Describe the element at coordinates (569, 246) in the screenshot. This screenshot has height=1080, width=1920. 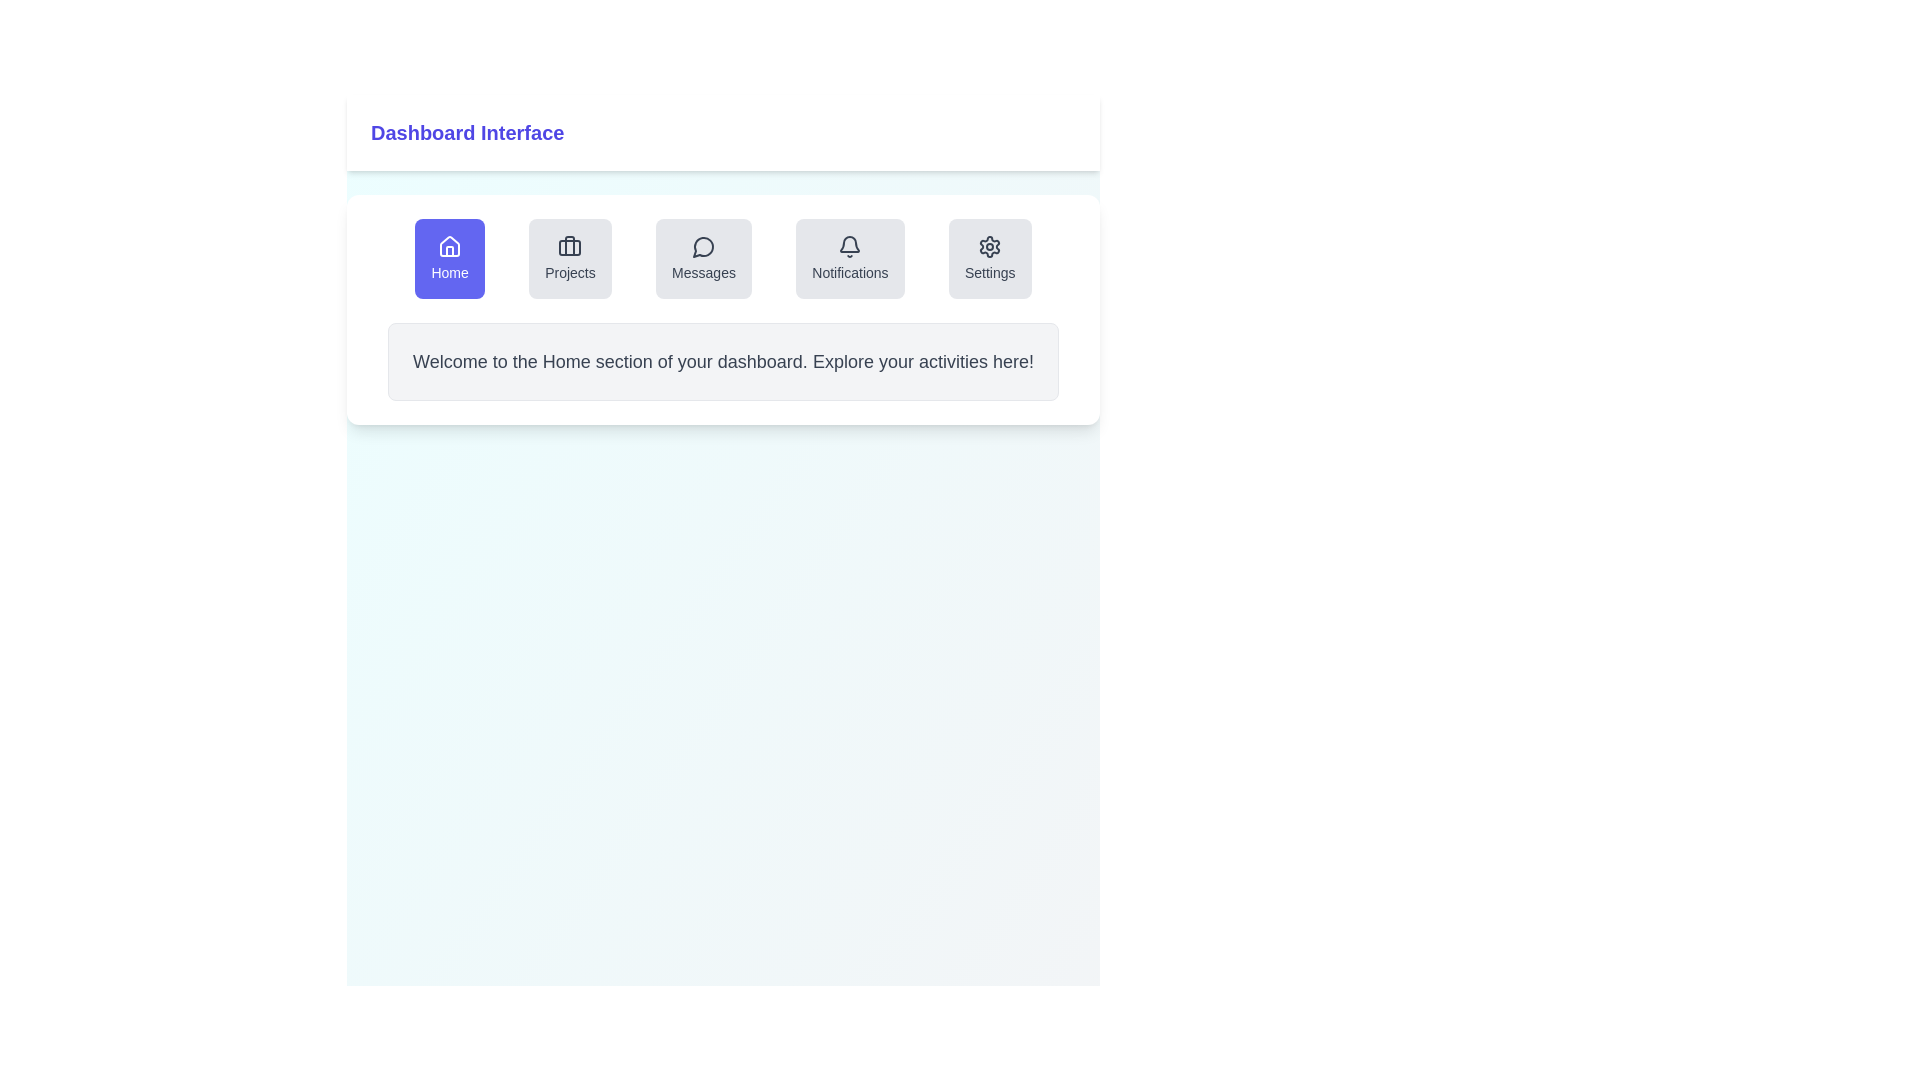
I see `the graphical element represented by a light-colored, horizontally elongated rectangle with rounded corners, which is part of a suitcase or briefcase icon located second in a row of five icons below the 'Projects' label` at that location.